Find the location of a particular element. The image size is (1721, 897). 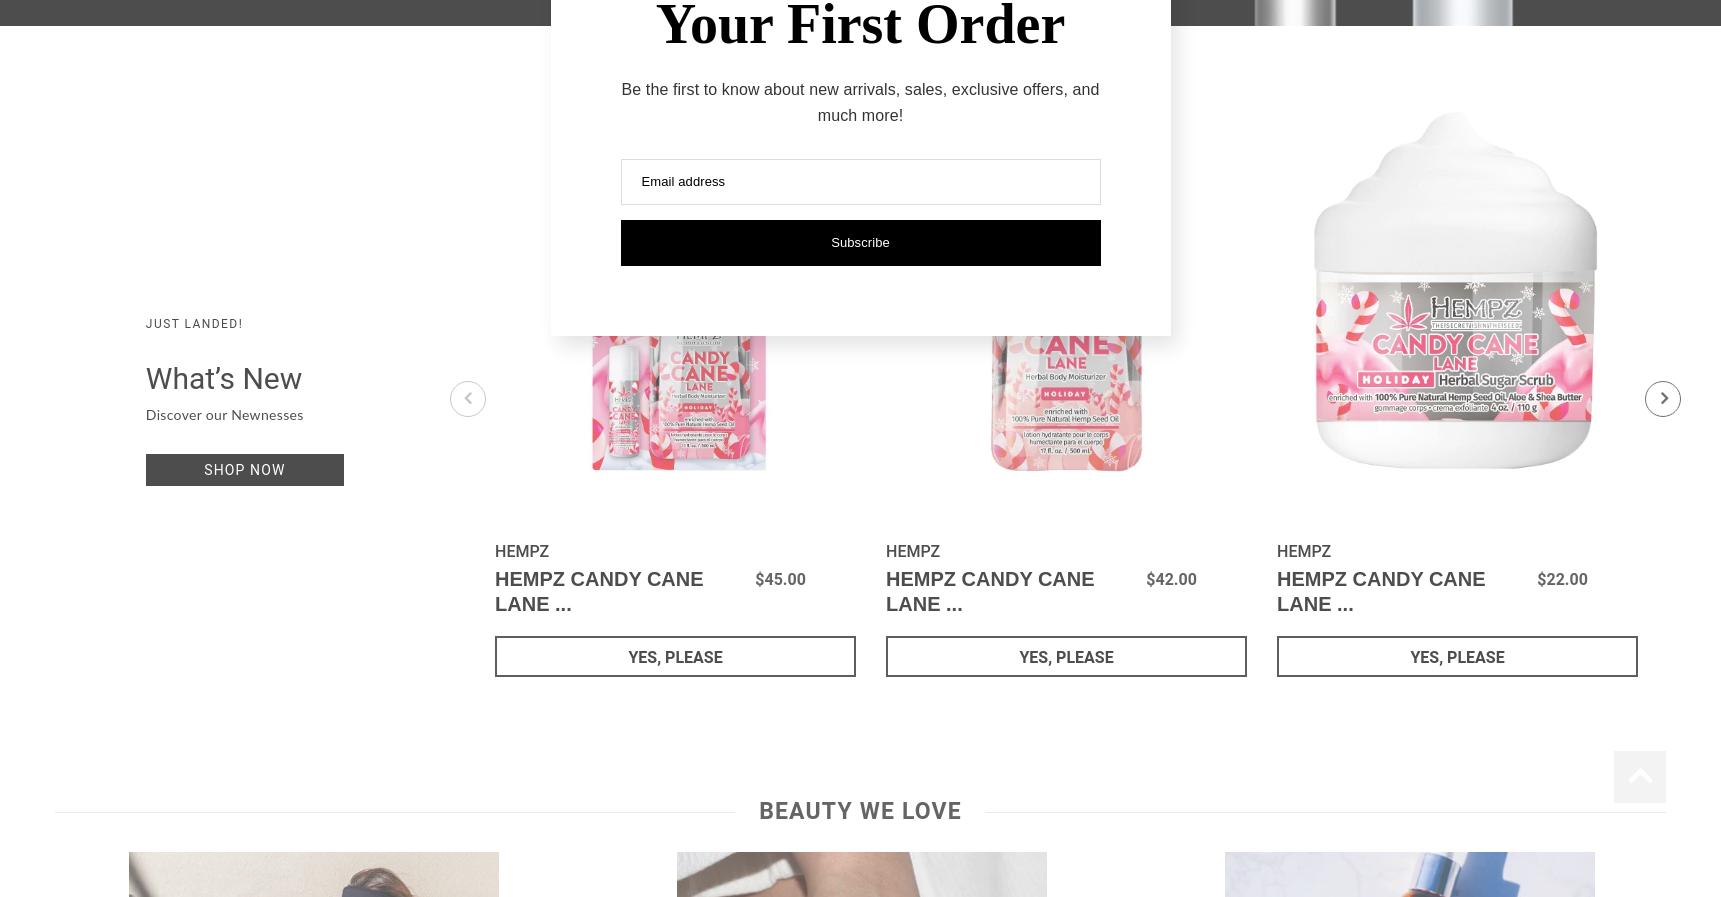

'Discover our Newnesses' is located at coordinates (144, 415).